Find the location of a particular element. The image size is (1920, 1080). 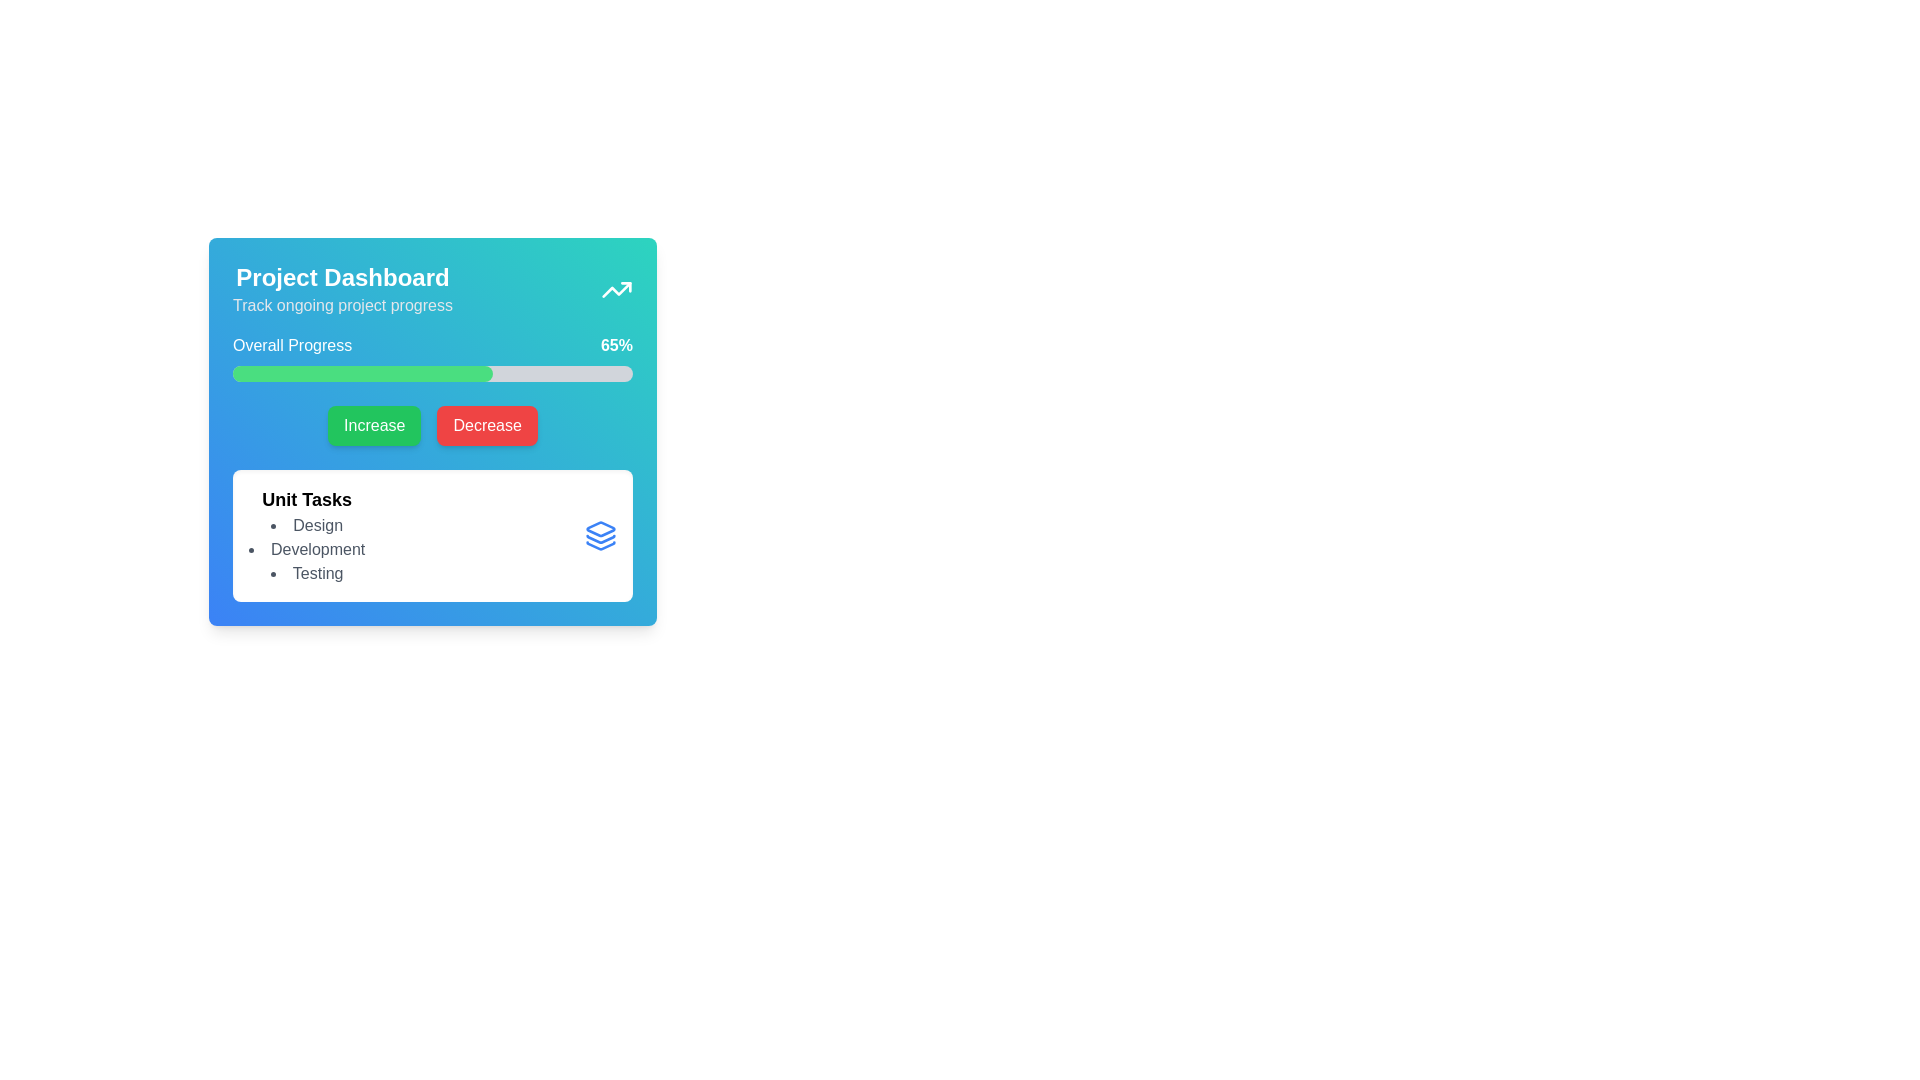

the text label that serves as a title for the task section, located in the lower-left panel of the interface is located at coordinates (306, 499).